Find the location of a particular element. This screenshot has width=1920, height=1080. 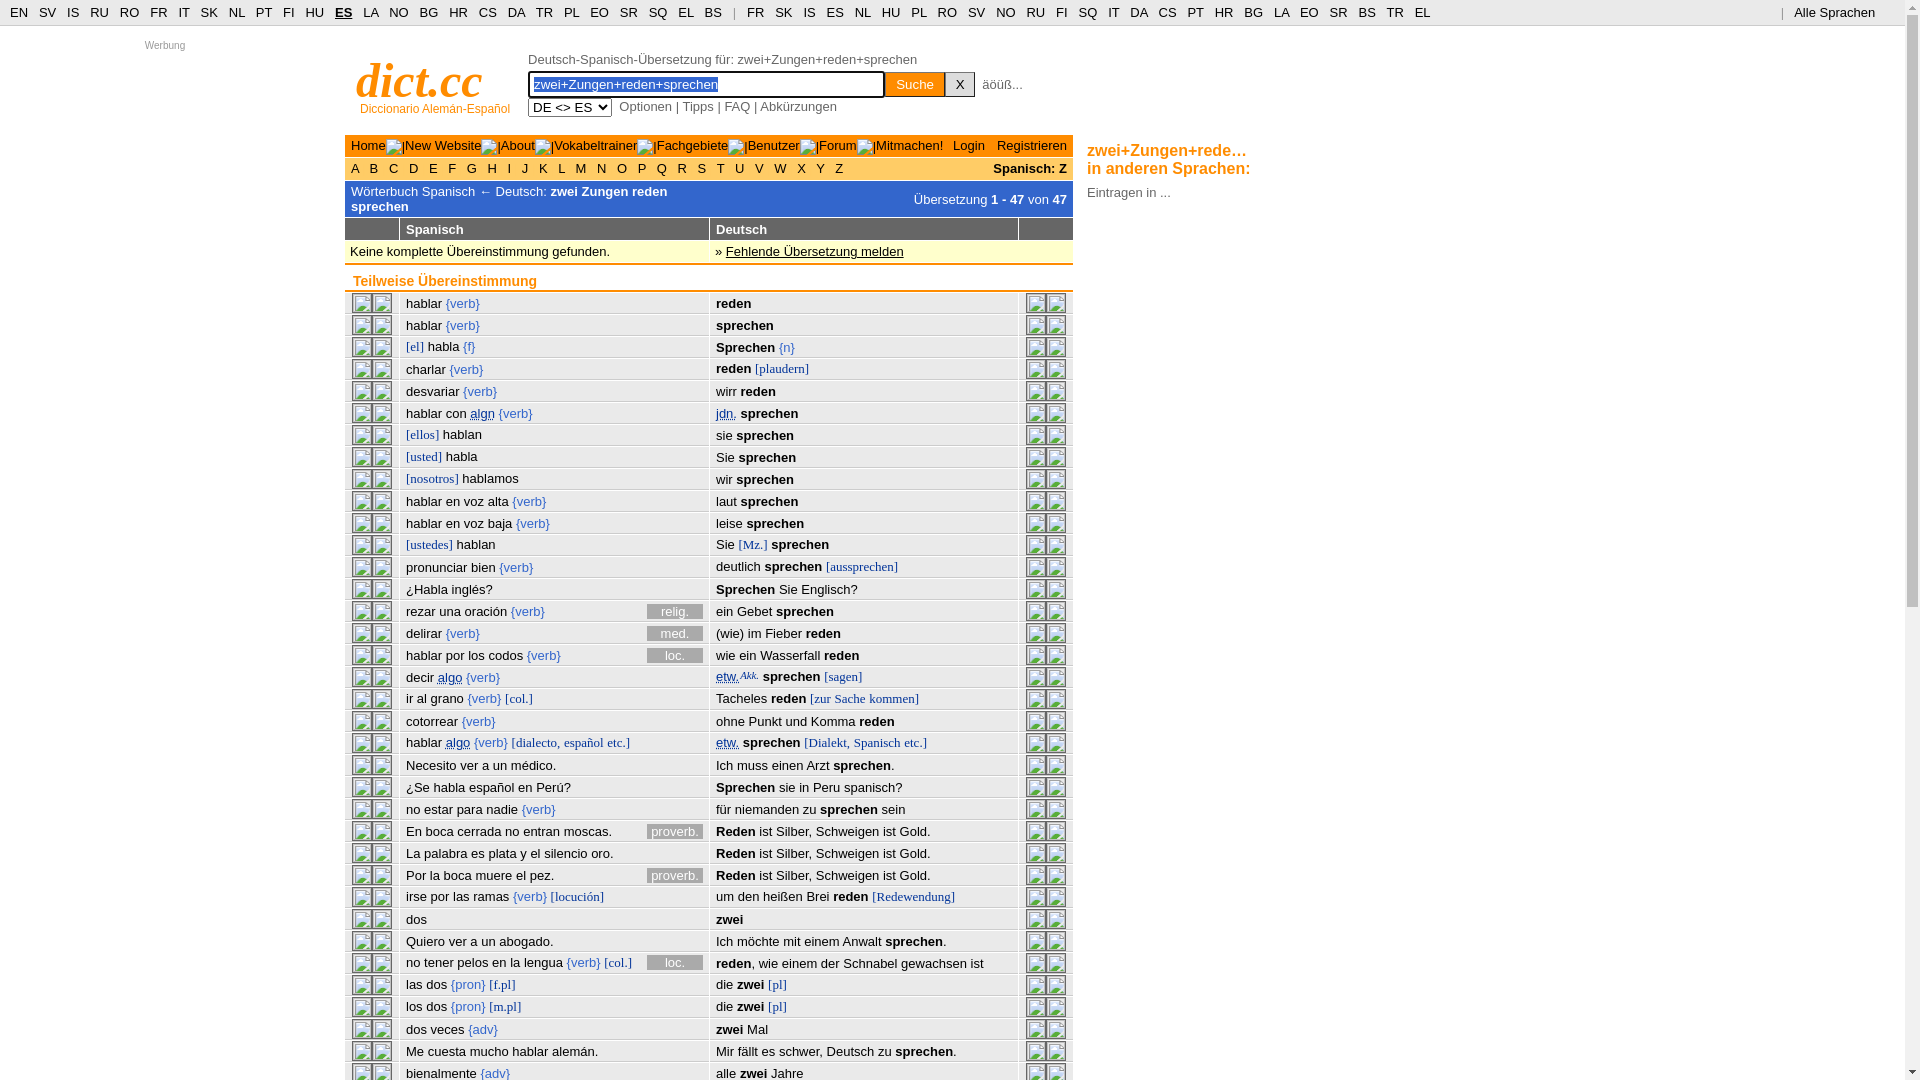

'codos' is located at coordinates (505, 655).